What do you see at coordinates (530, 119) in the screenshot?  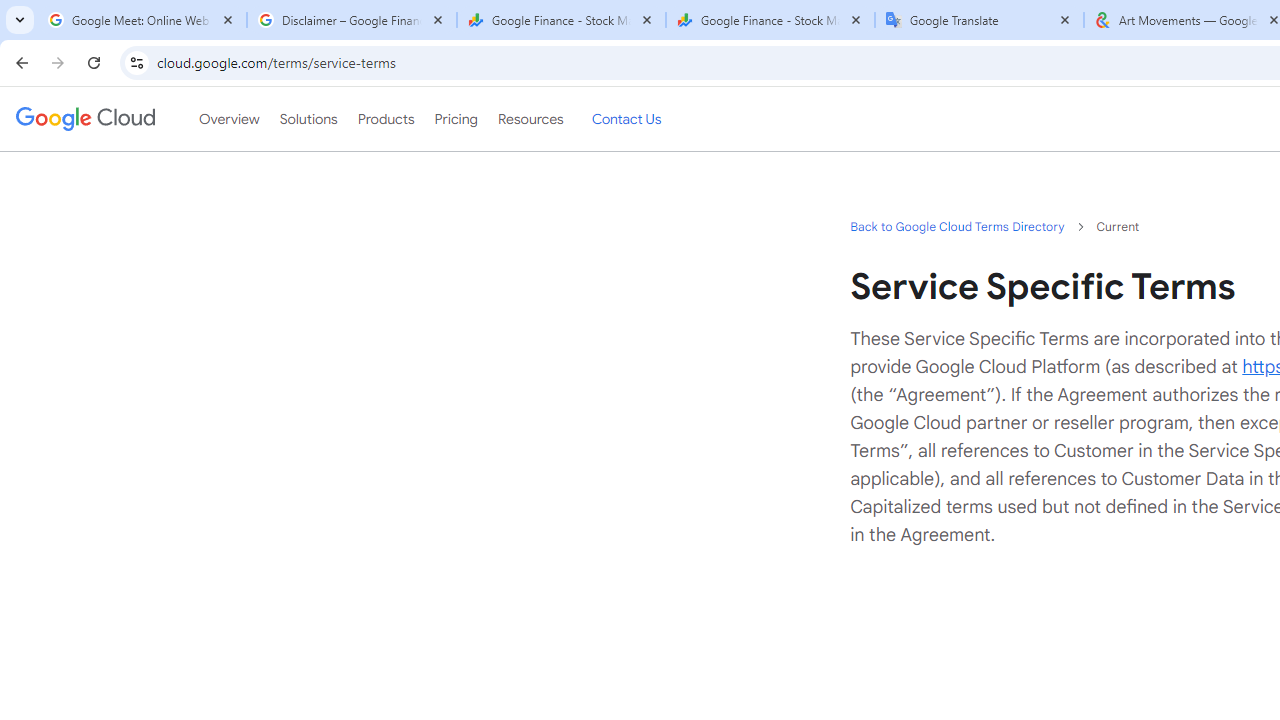 I see `'Resources'` at bounding box center [530, 119].